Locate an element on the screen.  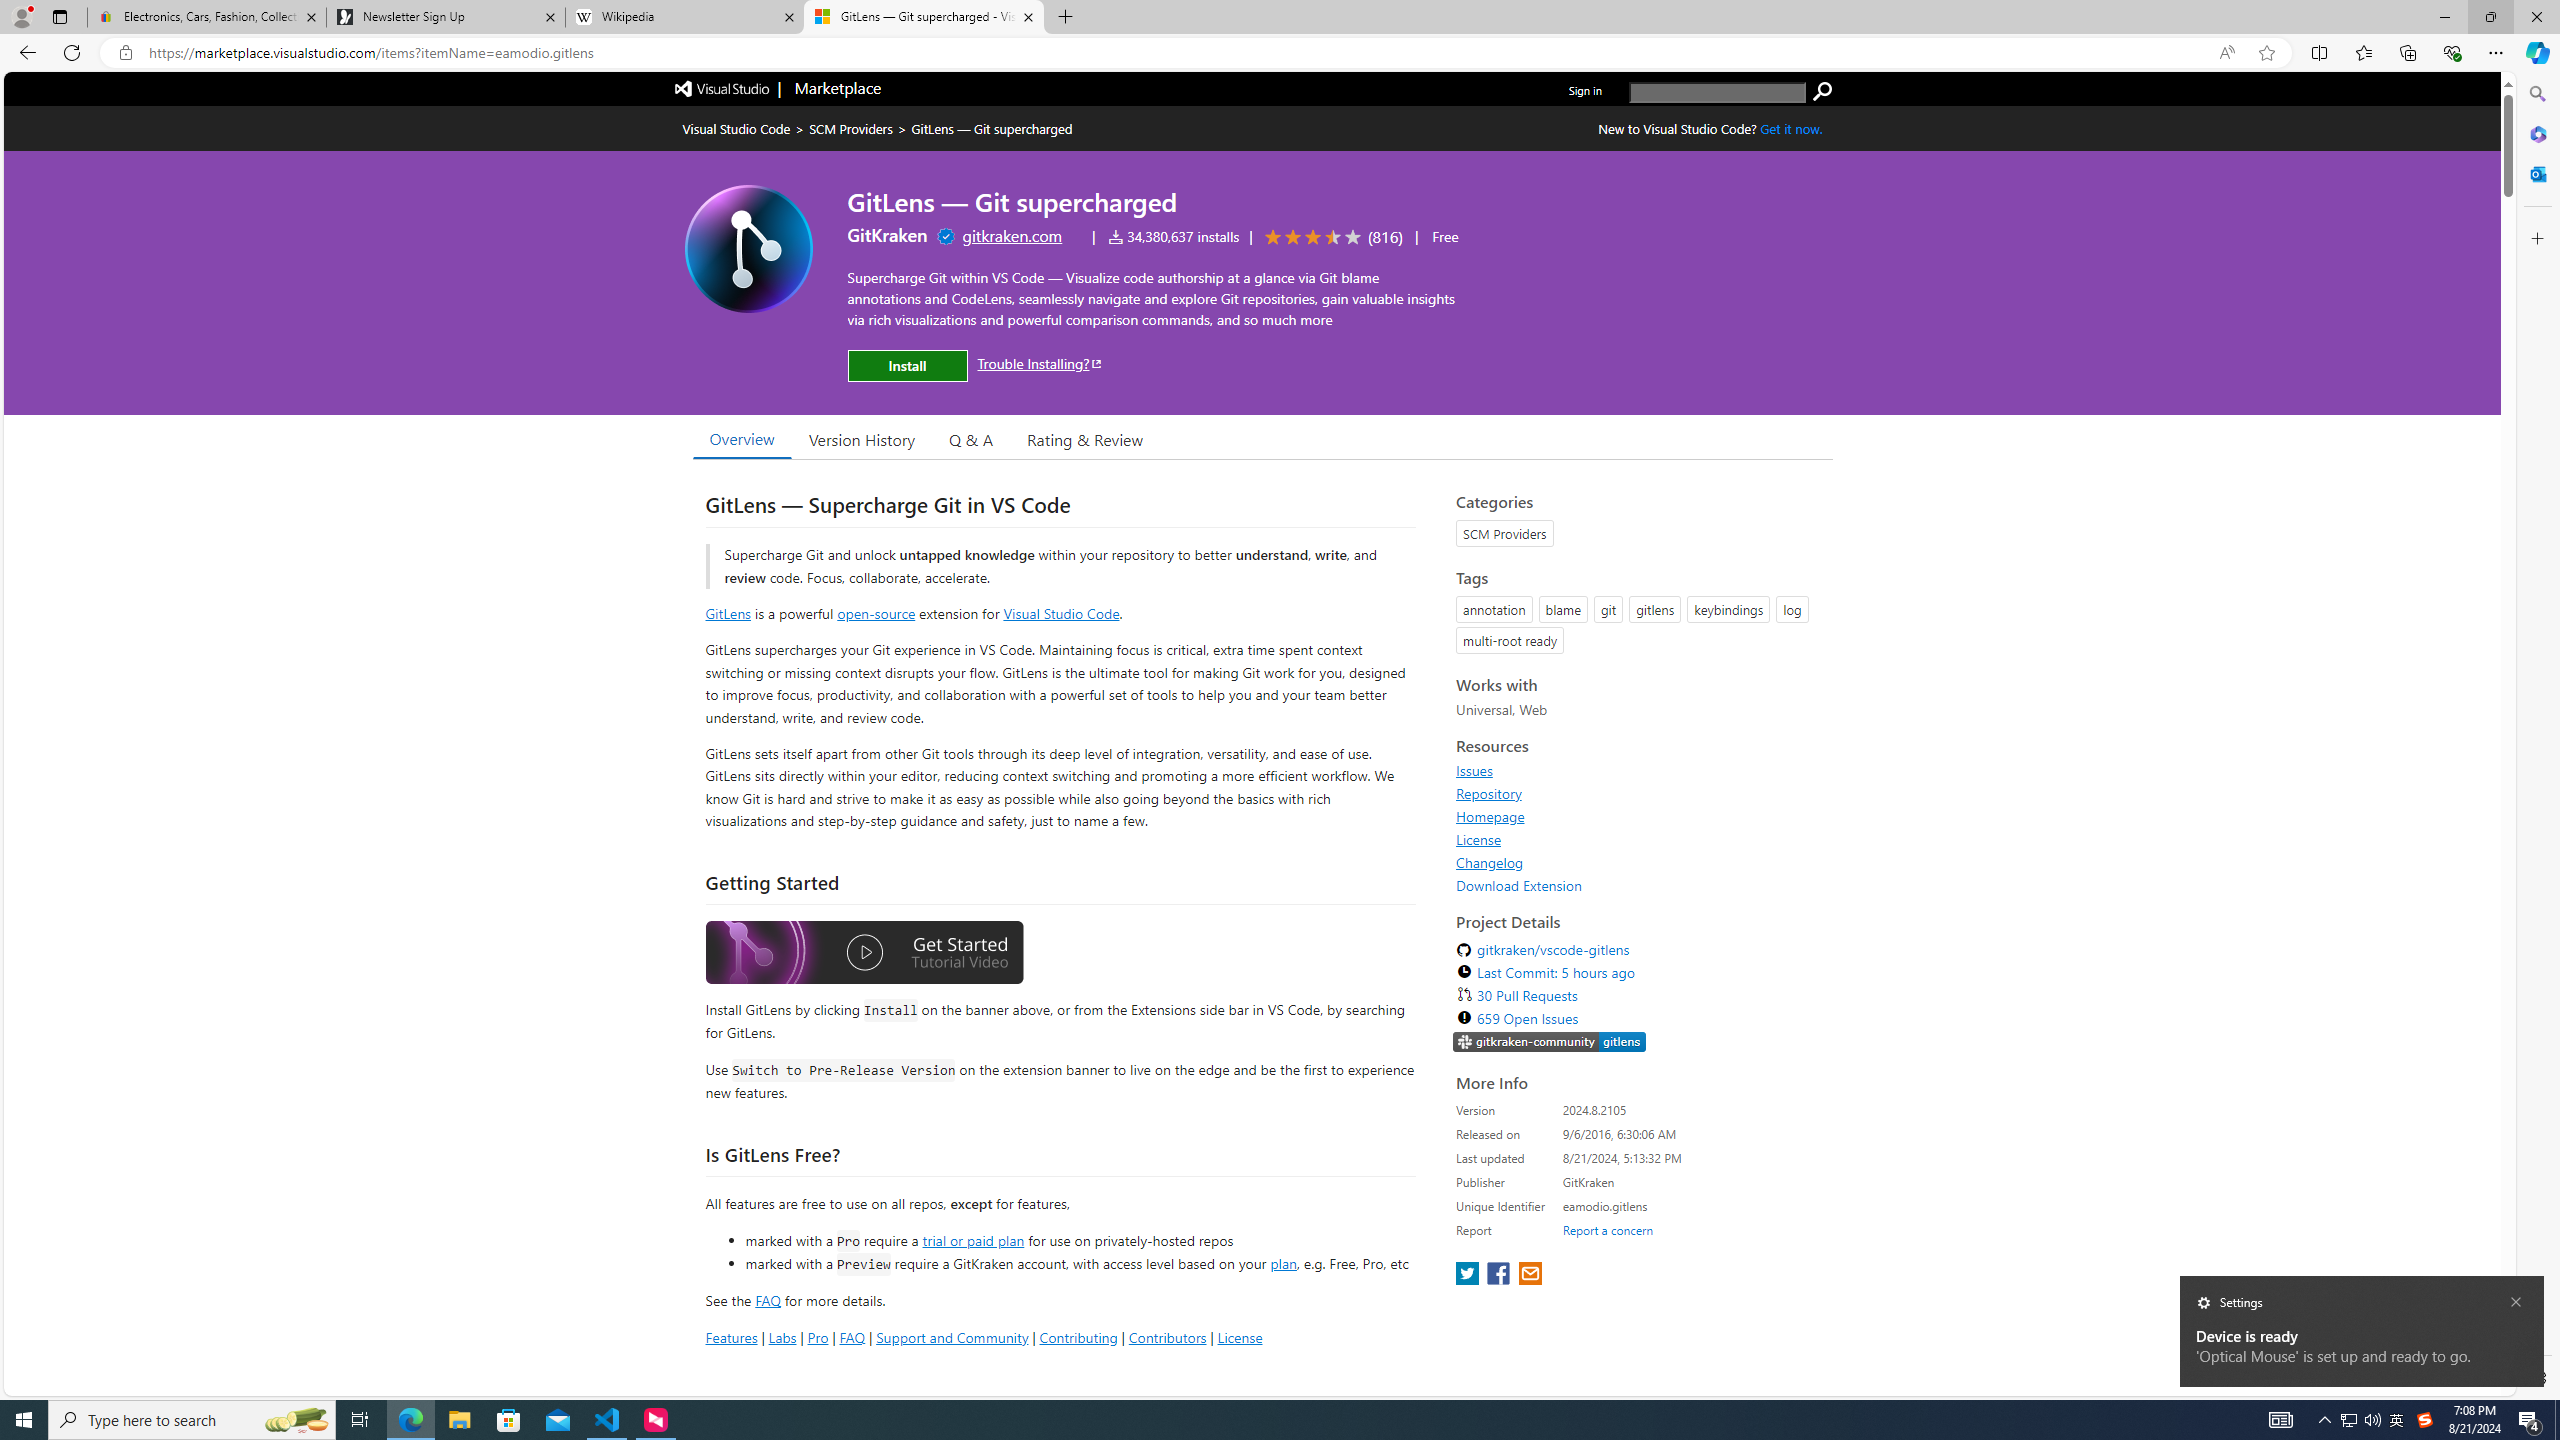
'Contributing' is located at coordinates (1079, 1336).